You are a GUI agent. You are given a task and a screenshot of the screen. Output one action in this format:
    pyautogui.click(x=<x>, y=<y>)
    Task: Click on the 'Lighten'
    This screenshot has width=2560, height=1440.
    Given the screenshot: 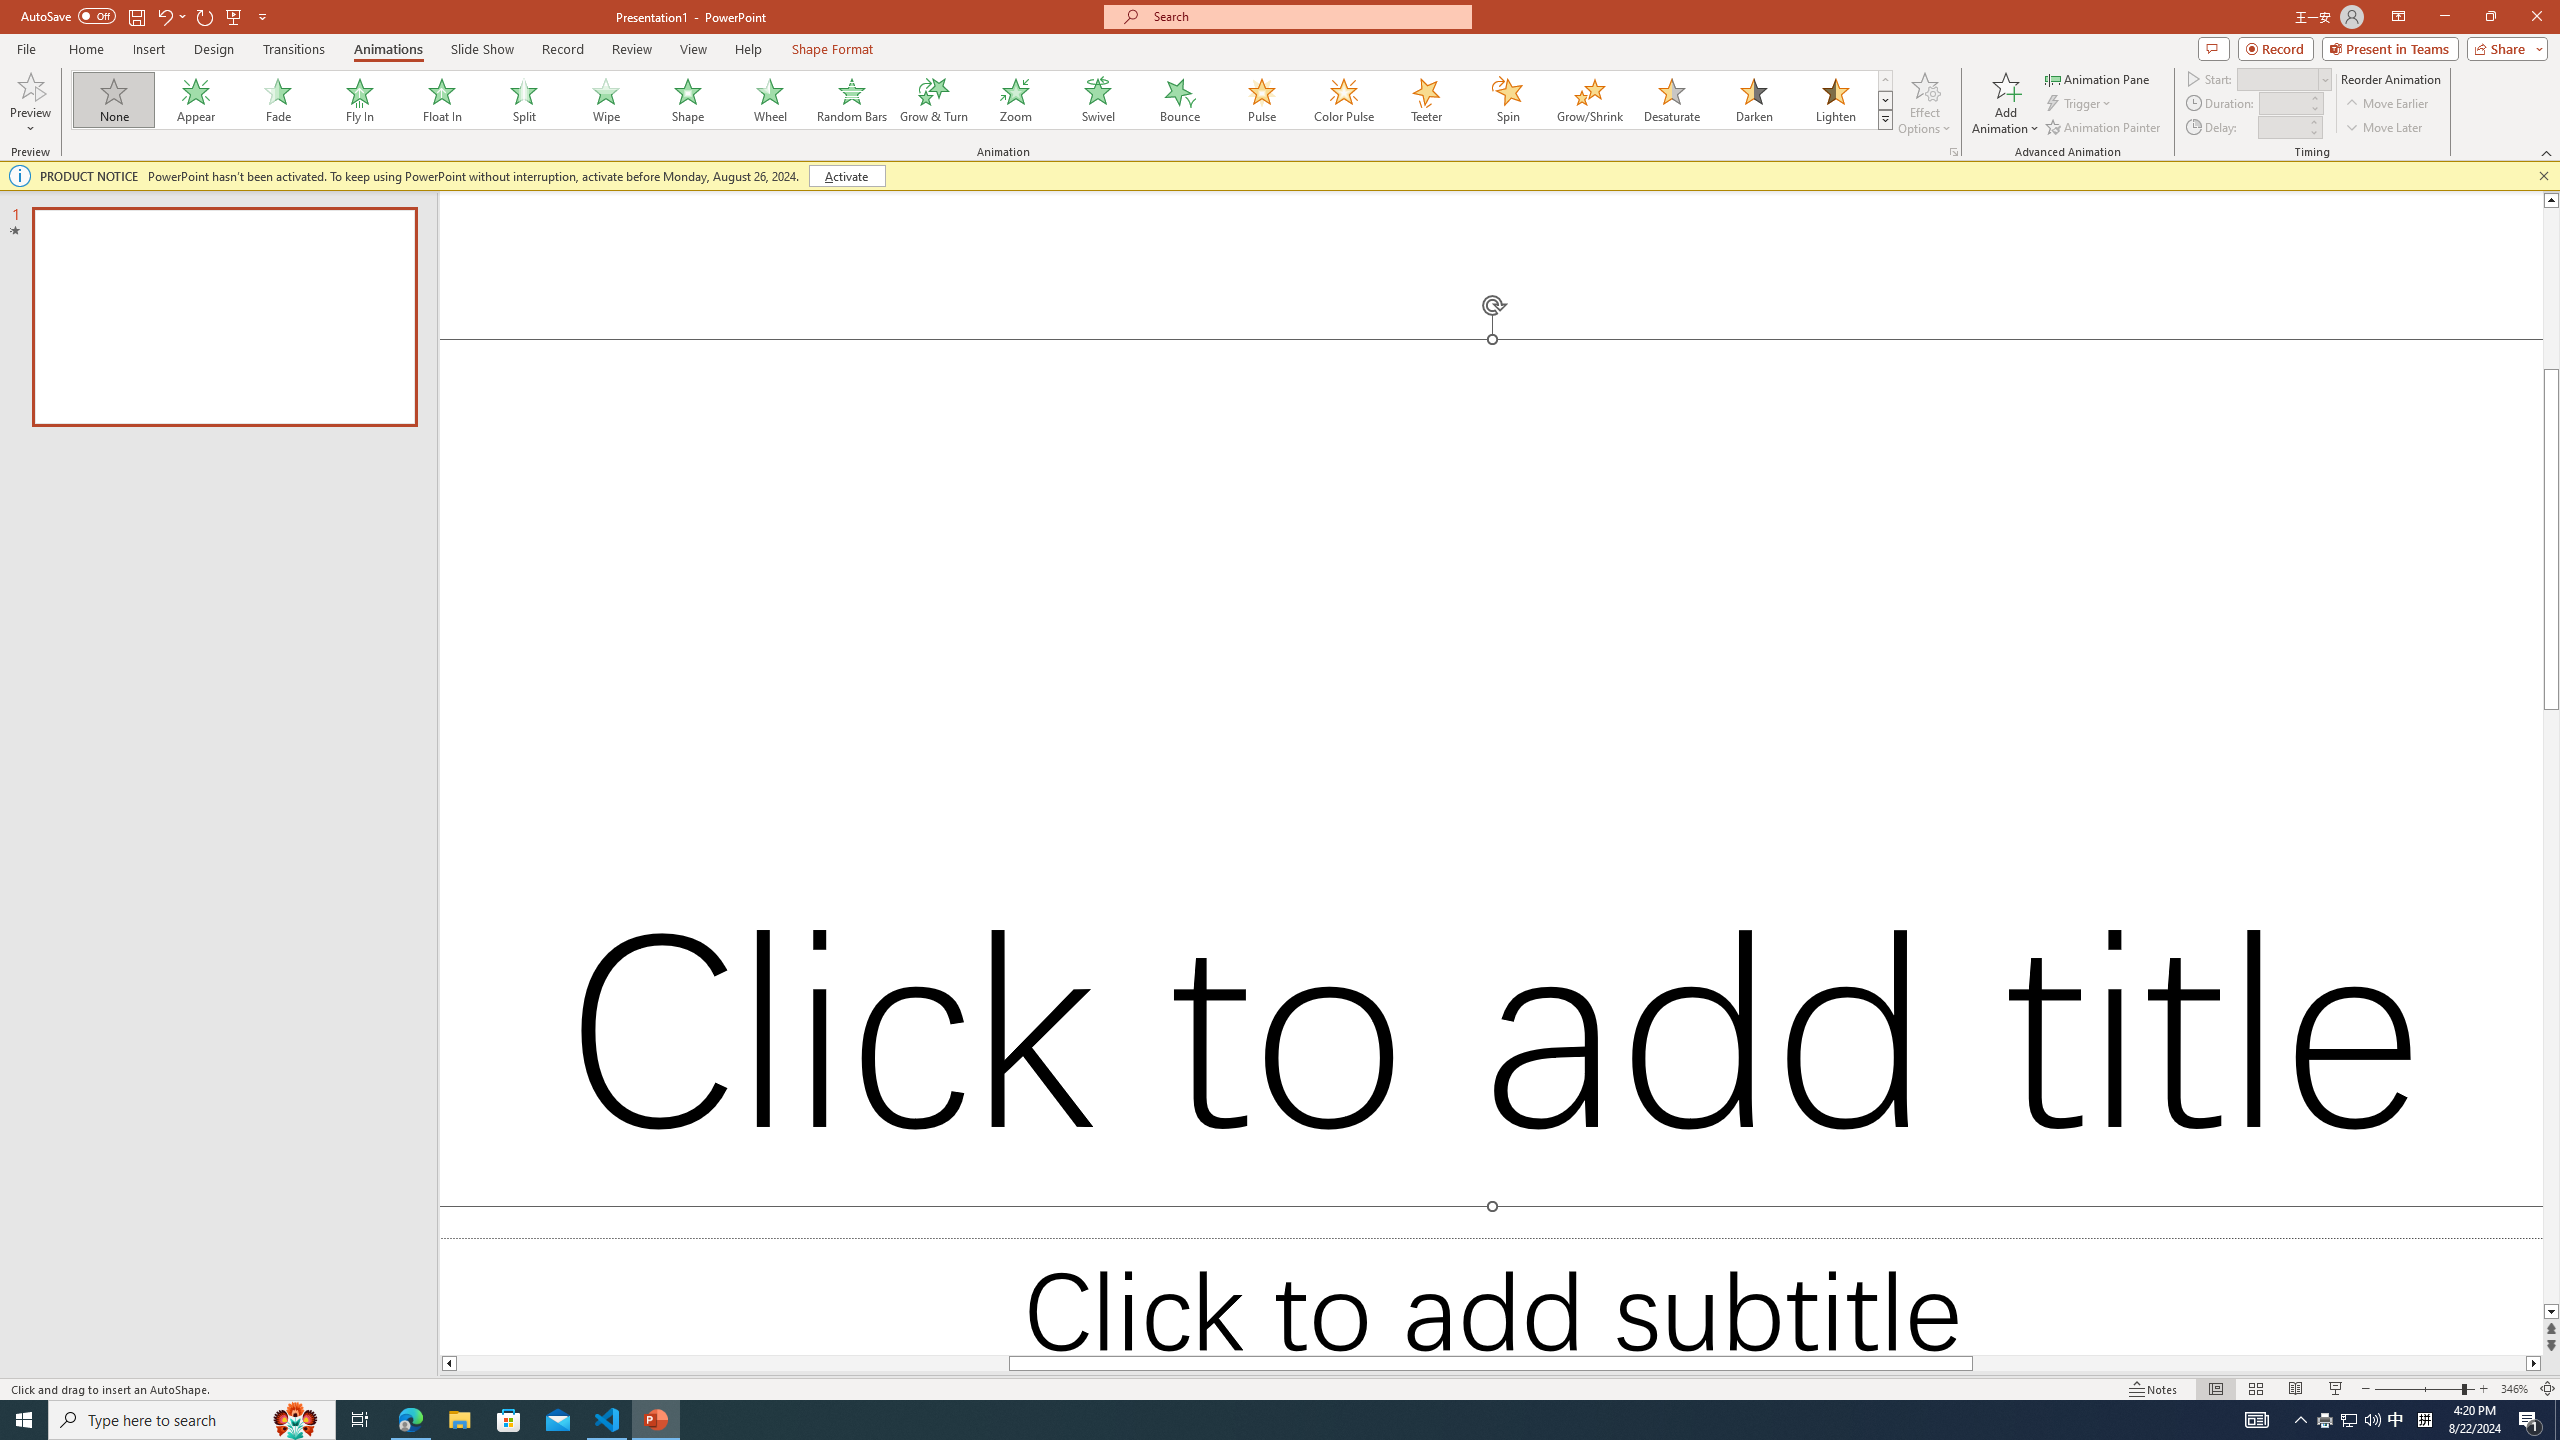 What is the action you would take?
    pyautogui.click(x=1834, y=99)
    